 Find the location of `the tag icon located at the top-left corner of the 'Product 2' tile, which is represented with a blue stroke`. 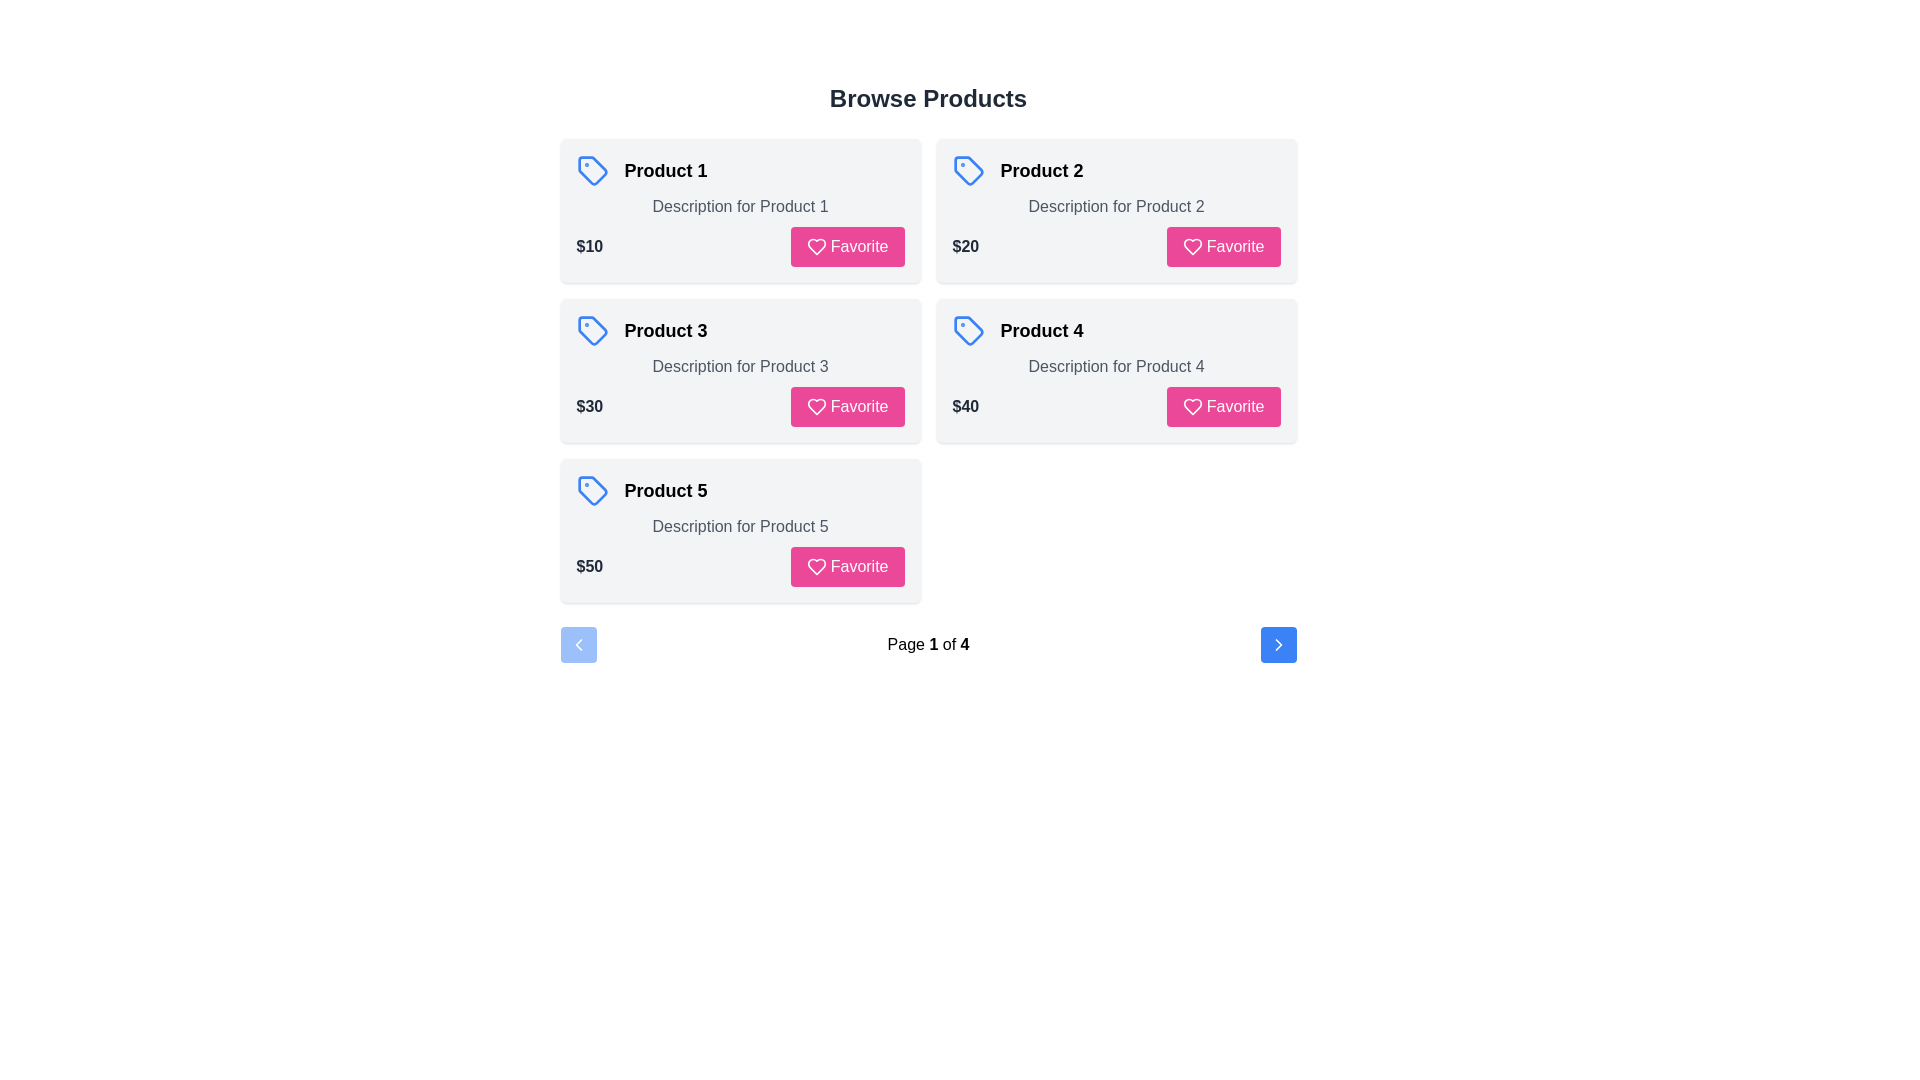

the tag icon located at the top-left corner of the 'Product 2' tile, which is represented with a blue stroke is located at coordinates (968, 169).